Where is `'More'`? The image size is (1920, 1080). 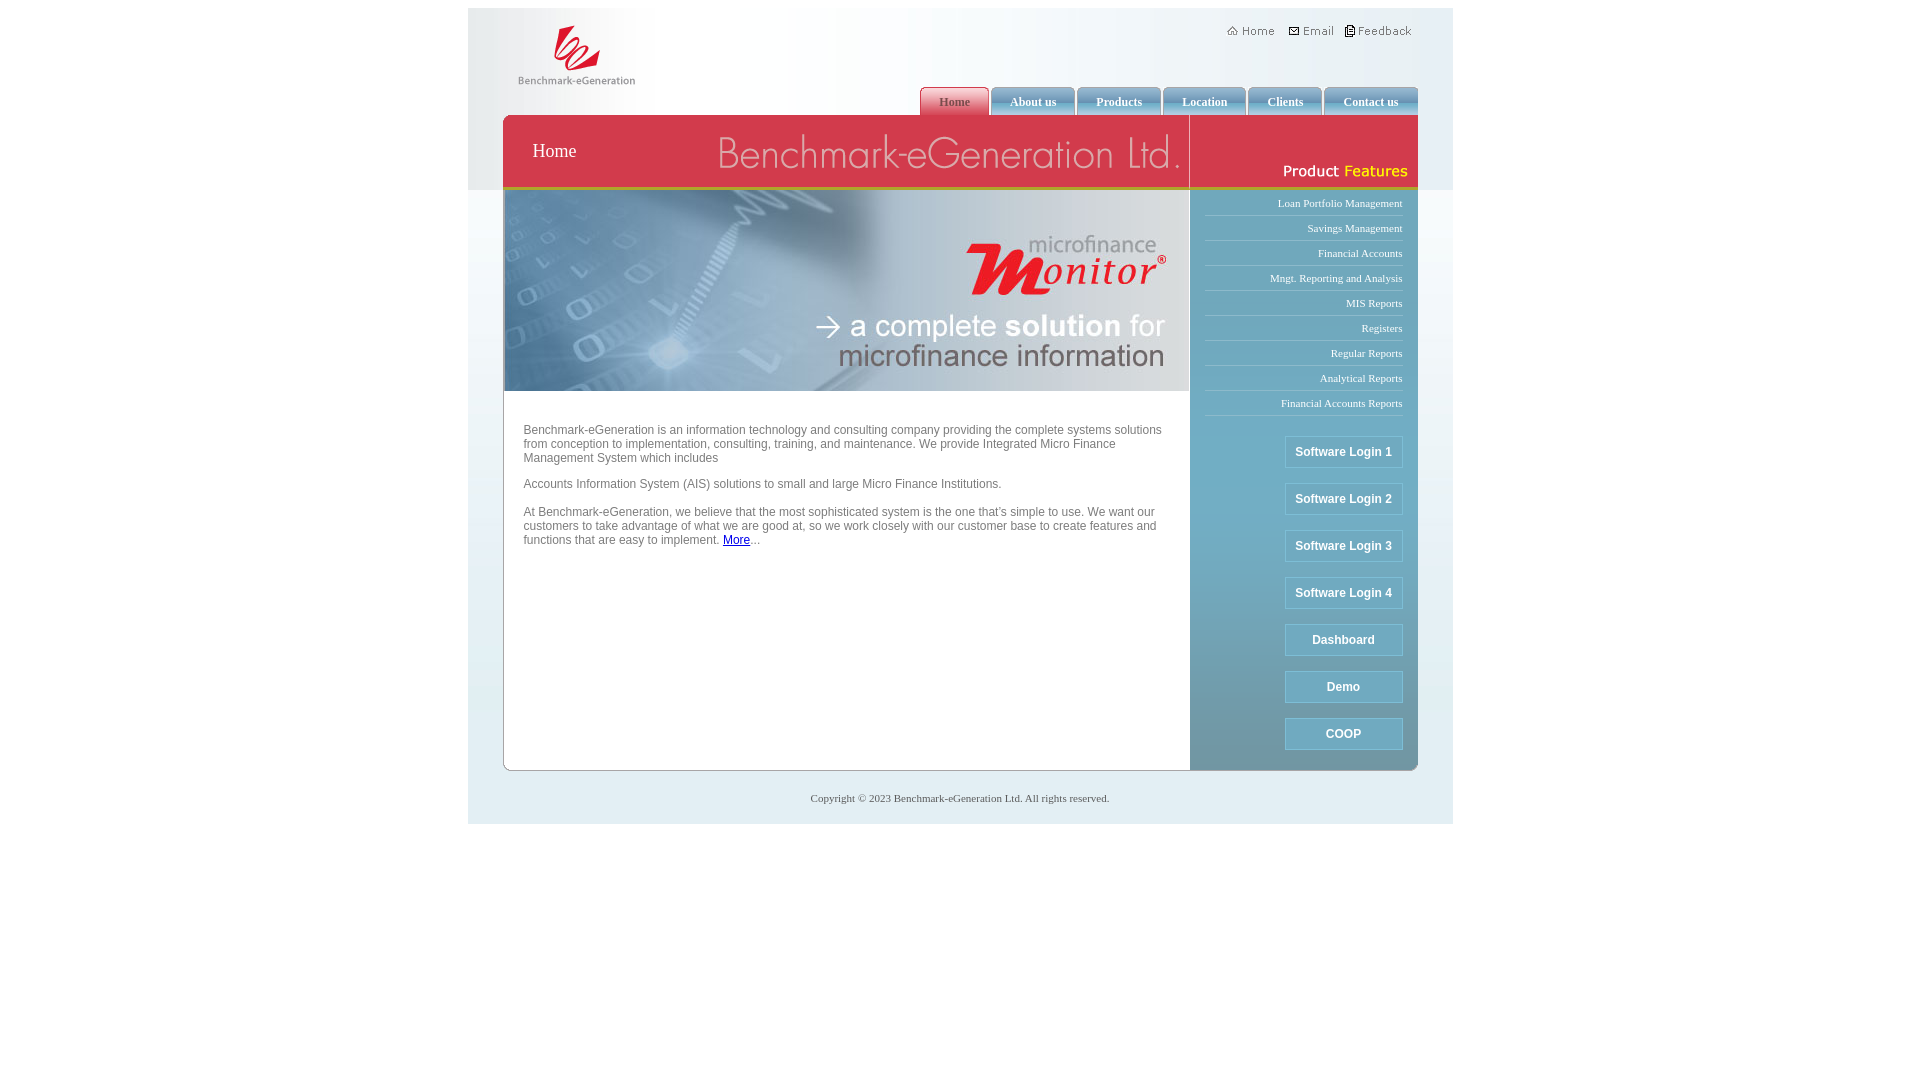 'More' is located at coordinates (735, 540).